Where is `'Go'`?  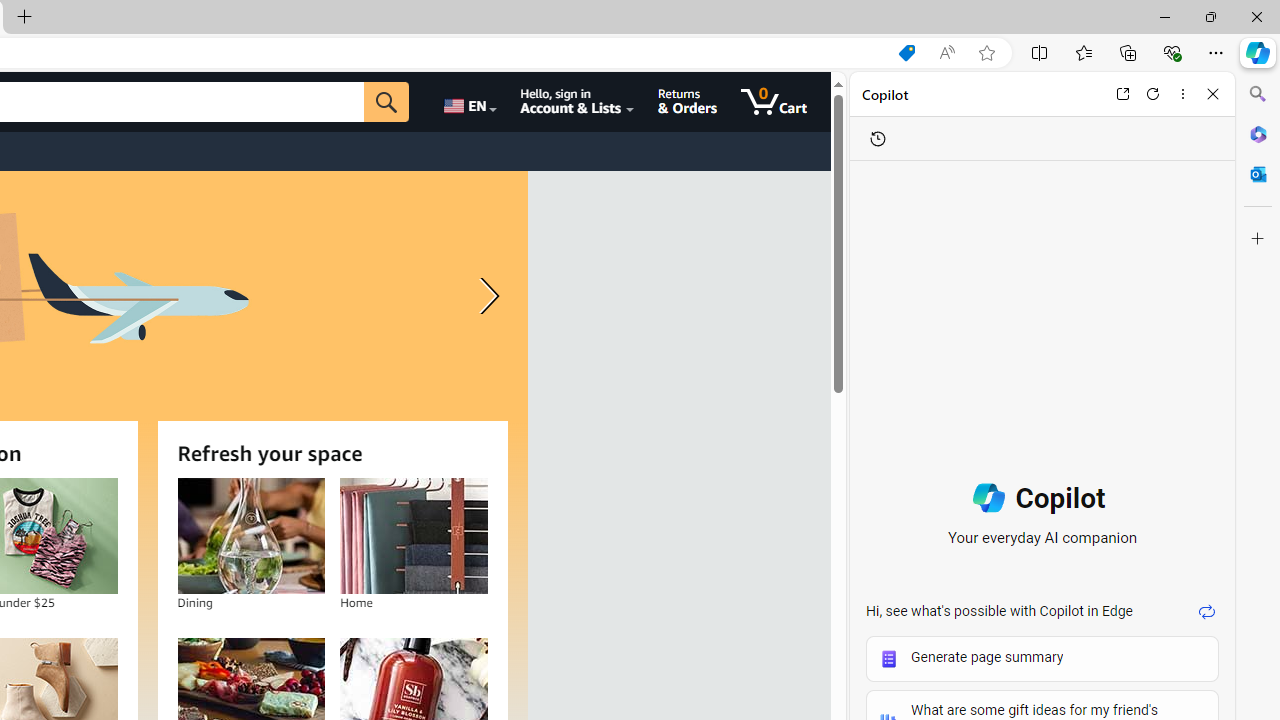 'Go' is located at coordinates (386, 101).